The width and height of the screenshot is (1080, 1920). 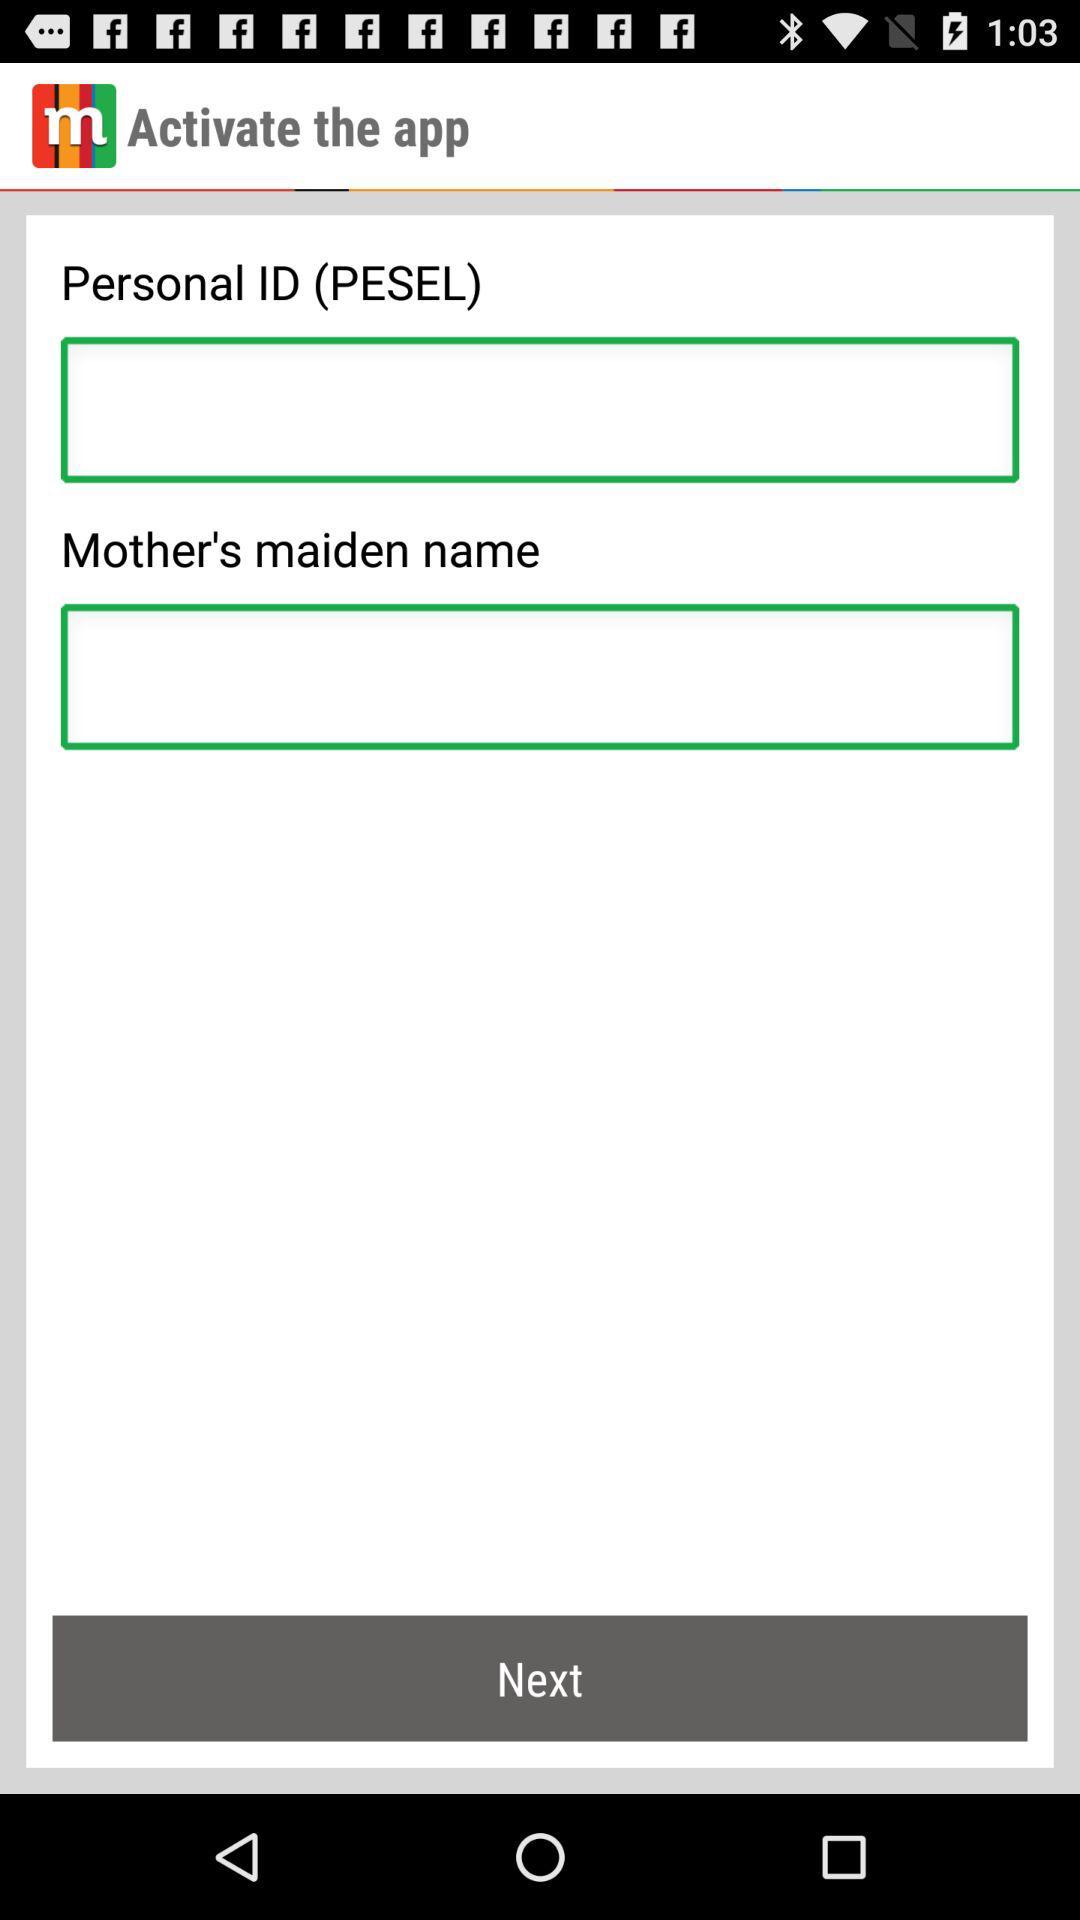 What do you see at coordinates (540, 1678) in the screenshot?
I see `next at the bottom` at bounding box center [540, 1678].